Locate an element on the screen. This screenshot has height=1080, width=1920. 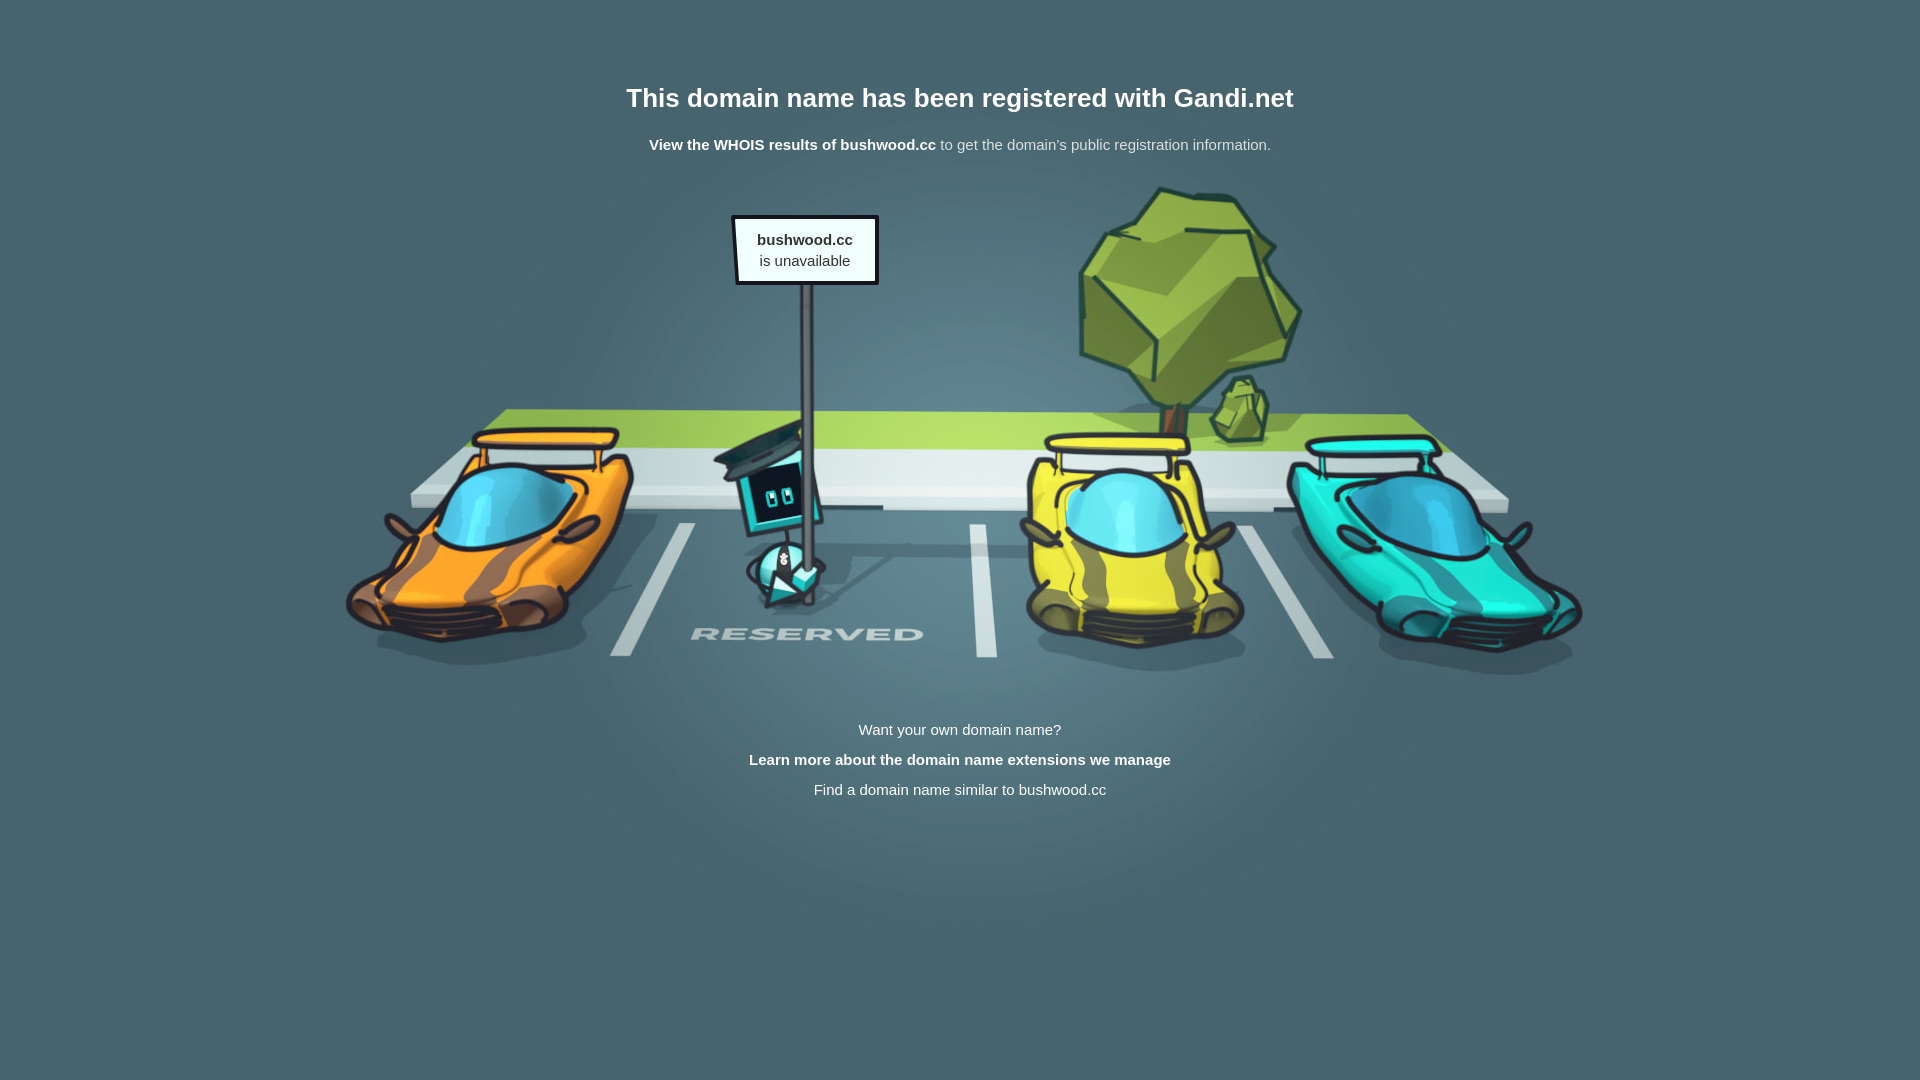
'Find a domain name similar to bushwood.cc' is located at coordinates (960, 788).